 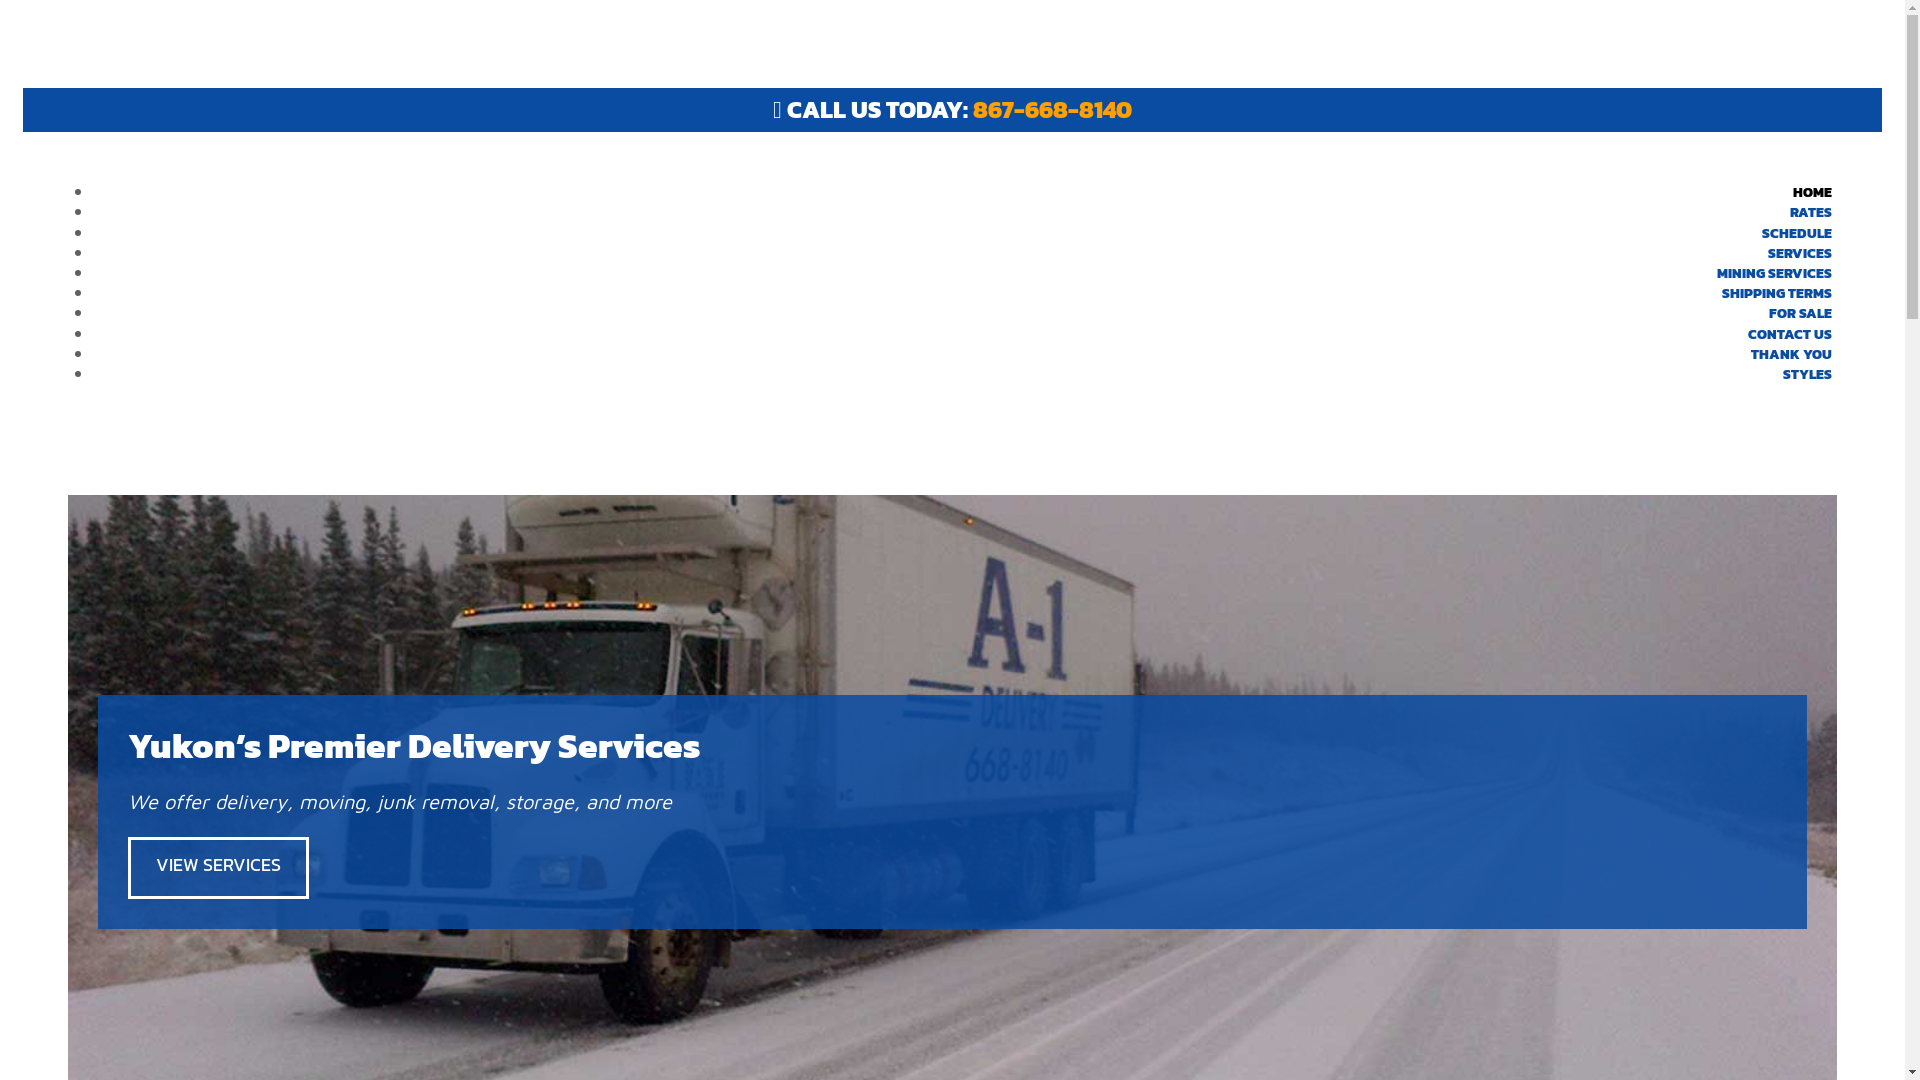 I want to click on '867-668-8140', so click(x=973, y=109).